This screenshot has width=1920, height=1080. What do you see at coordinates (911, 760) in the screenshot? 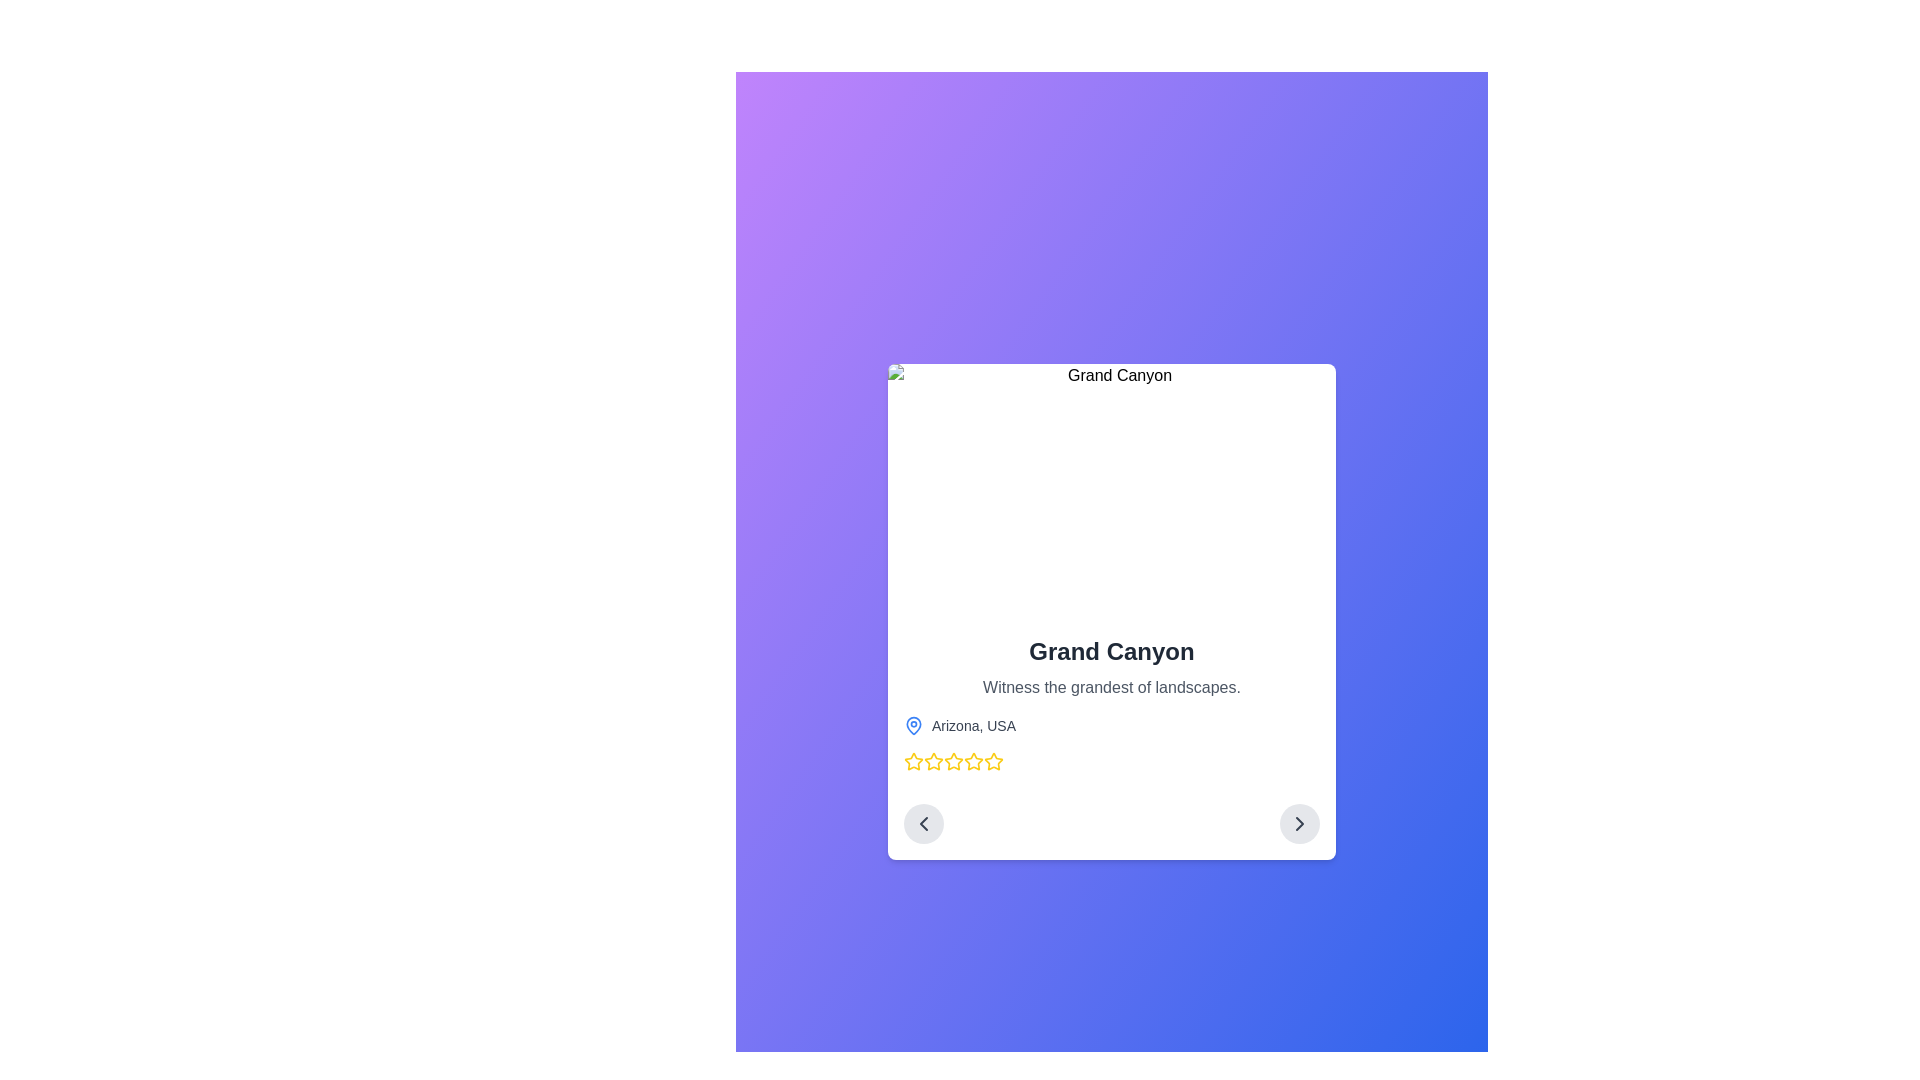
I see `the first star icon (SVG star) located below 'Arizona, USA'` at bounding box center [911, 760].